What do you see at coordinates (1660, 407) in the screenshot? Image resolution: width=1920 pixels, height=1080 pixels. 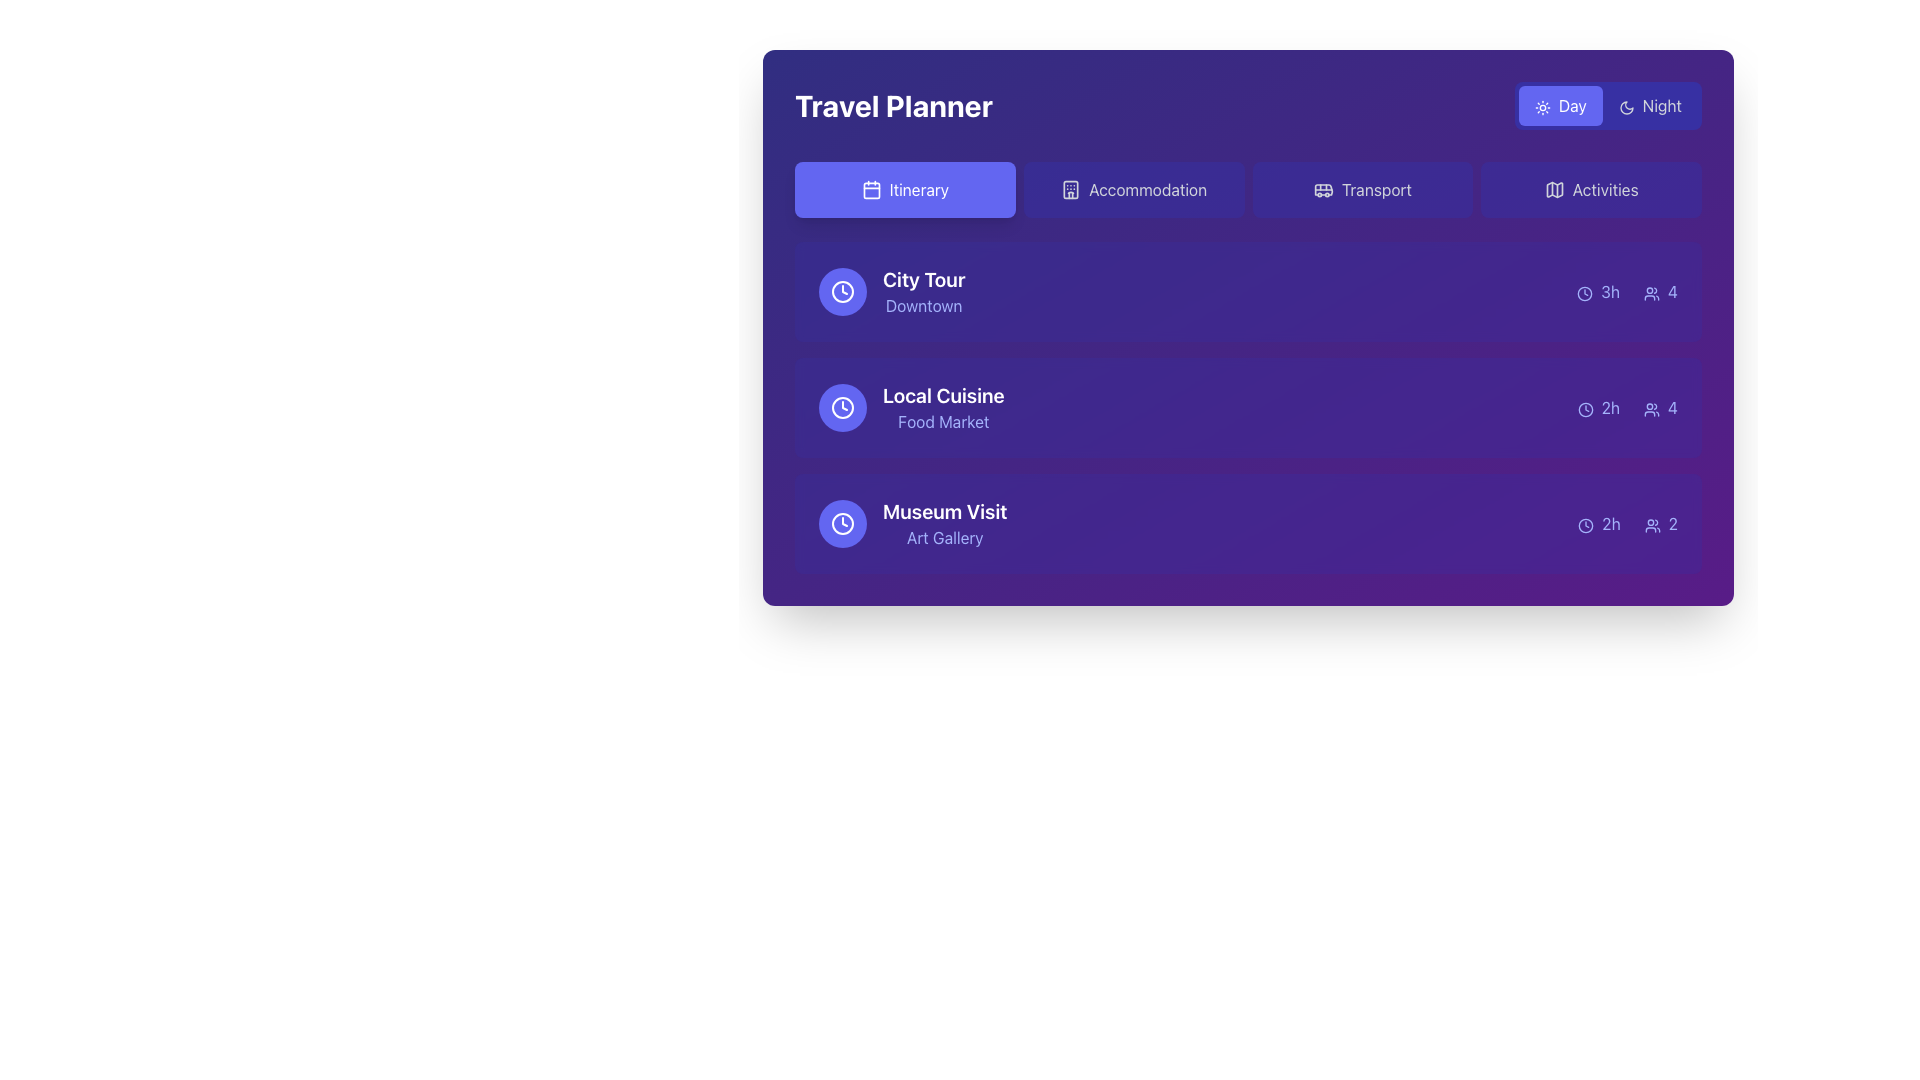 I see `the text label and icon that indicates the number of participants for the 'Local Cuisine' itinerary item, located to the right of the duration display ('2h')` at bounding box center [1660, 407].